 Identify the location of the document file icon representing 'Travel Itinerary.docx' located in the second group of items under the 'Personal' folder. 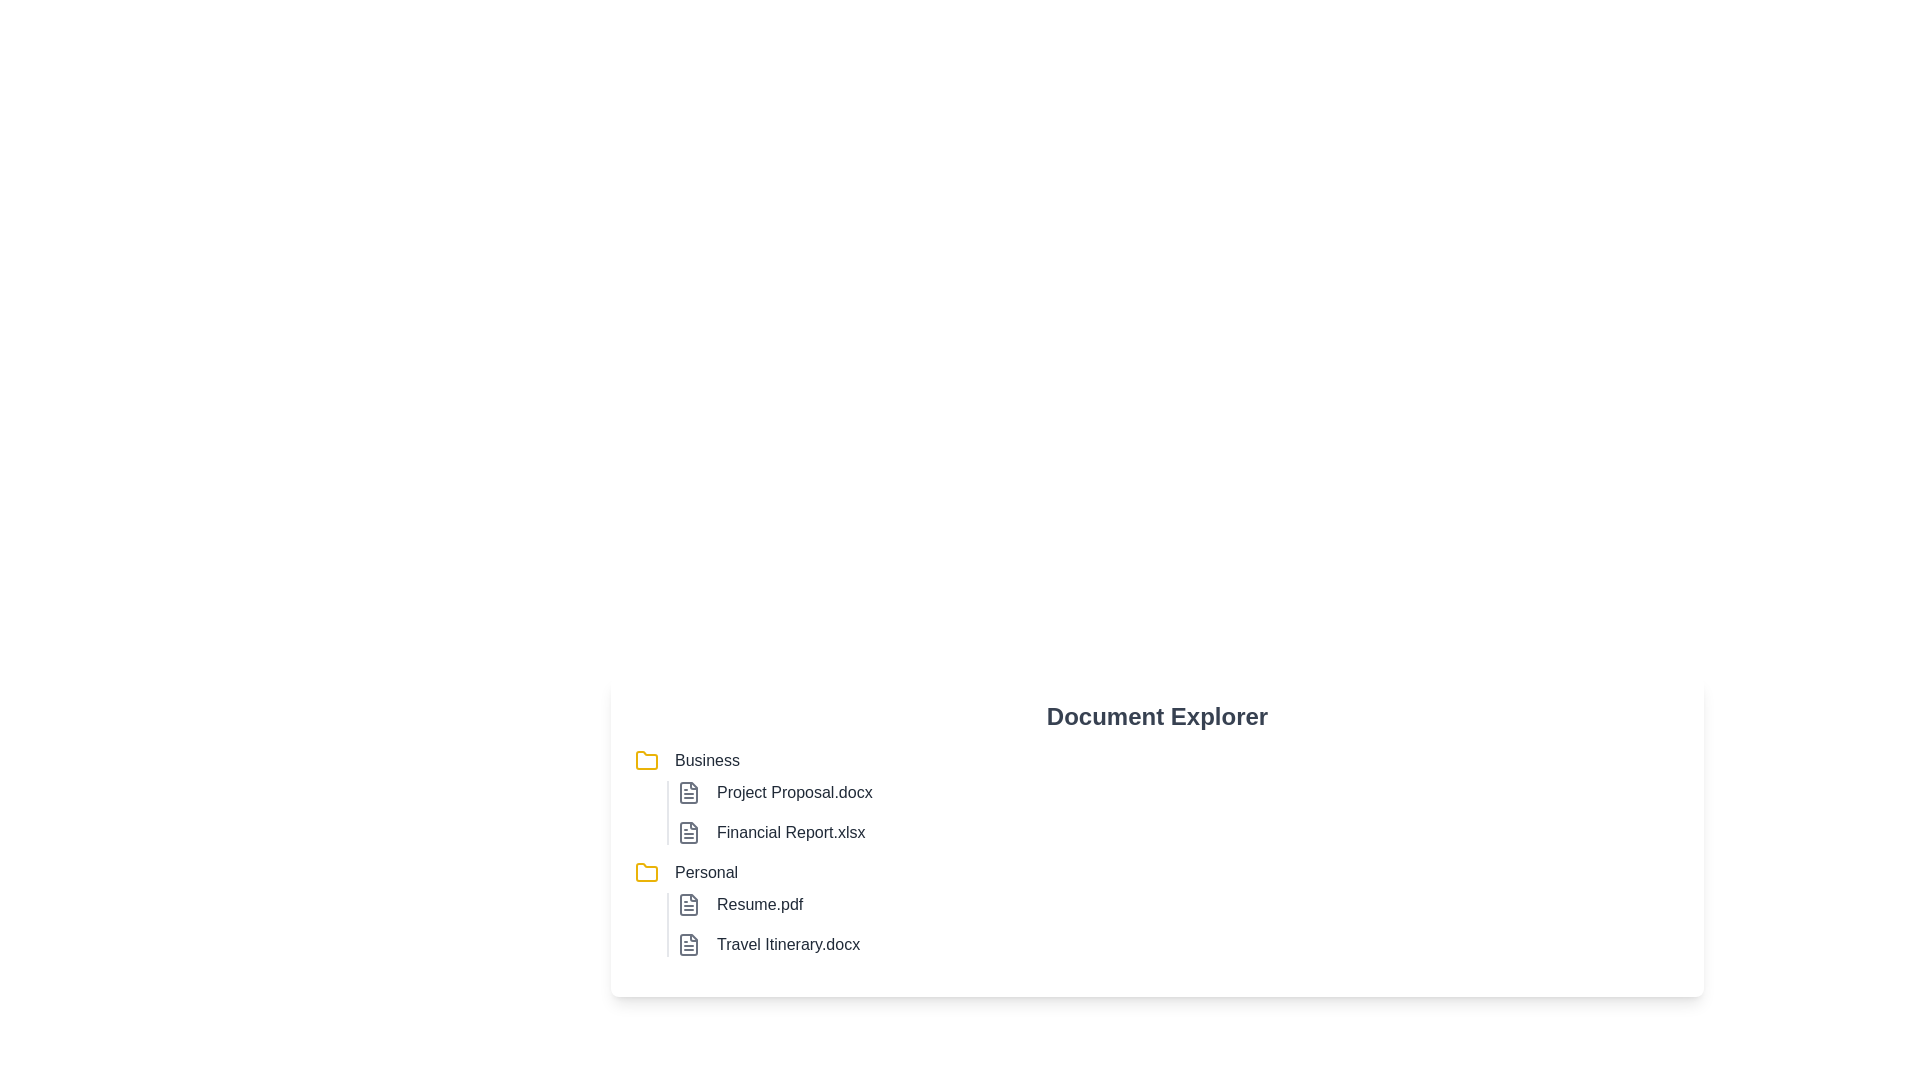
(689, 945).